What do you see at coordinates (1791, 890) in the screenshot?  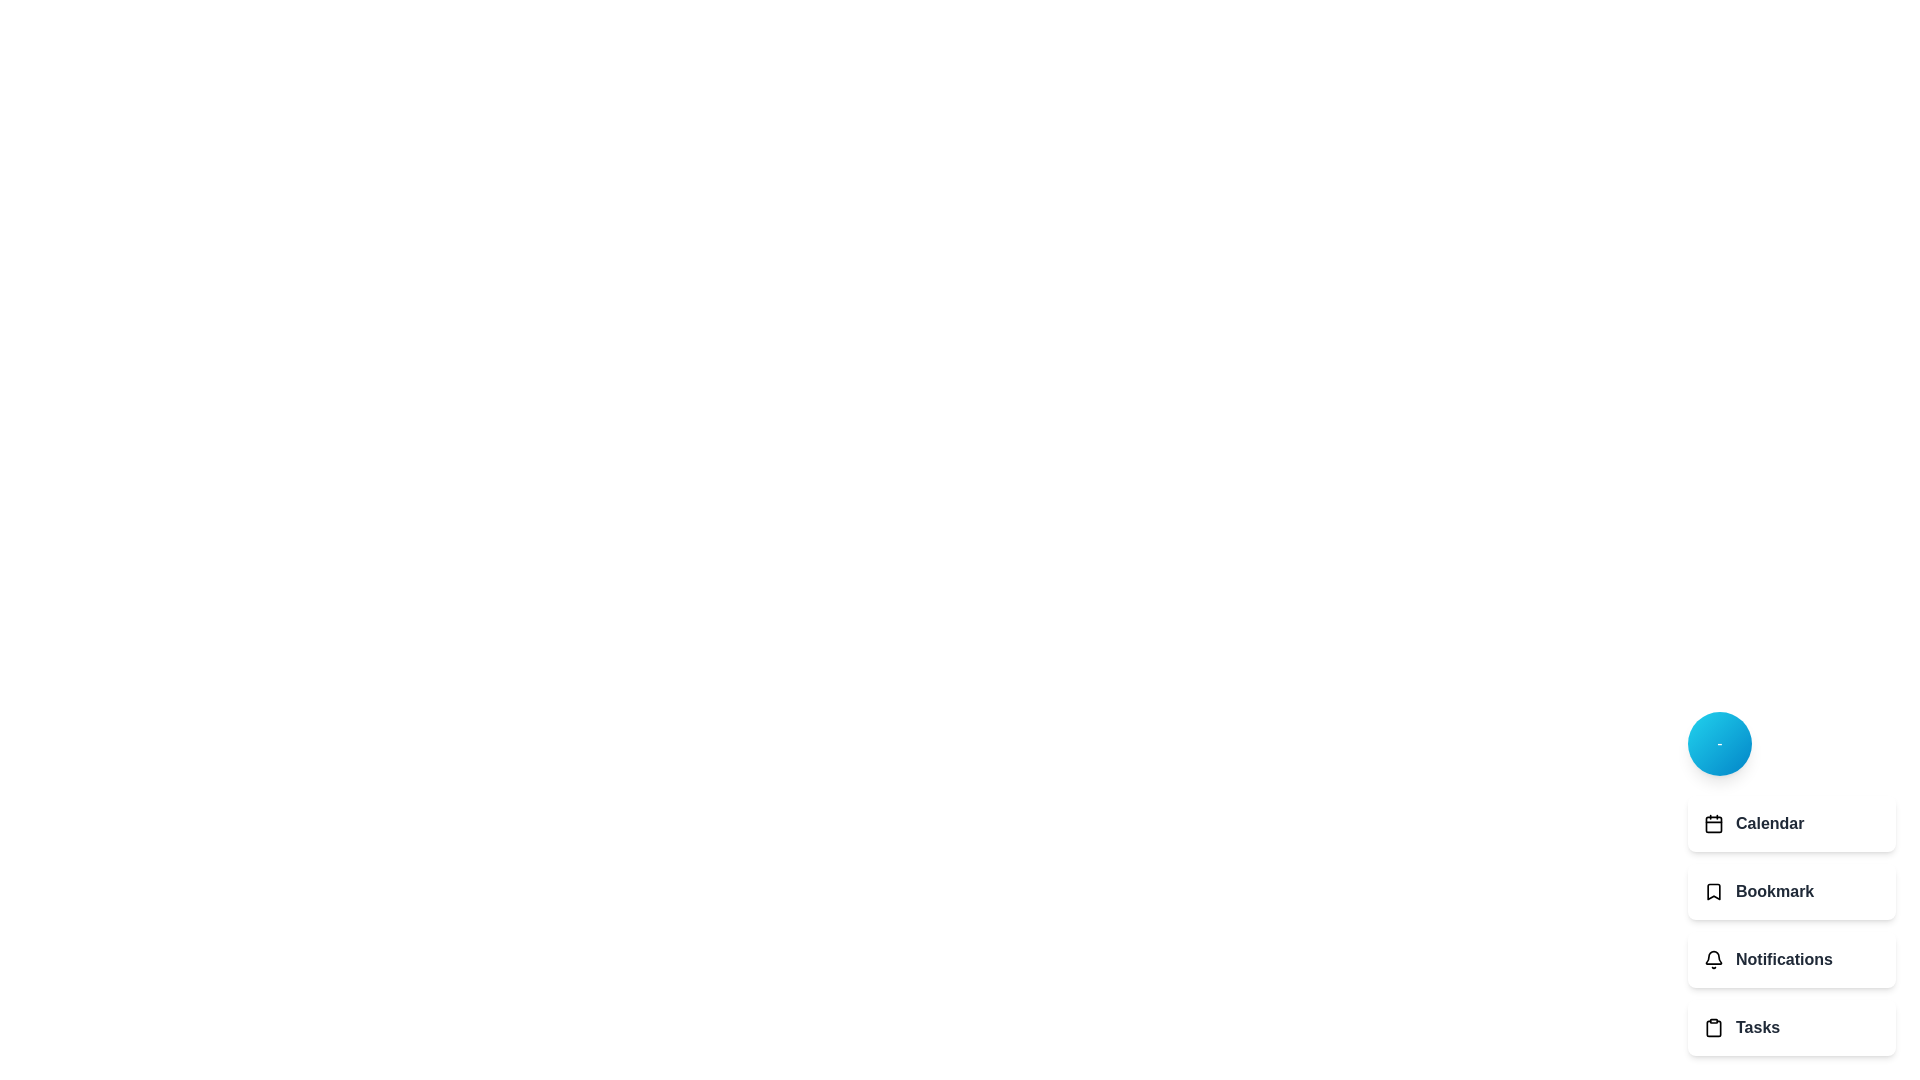 I see `the Bookmark option from the menu` at bounding box center [1791, 890].